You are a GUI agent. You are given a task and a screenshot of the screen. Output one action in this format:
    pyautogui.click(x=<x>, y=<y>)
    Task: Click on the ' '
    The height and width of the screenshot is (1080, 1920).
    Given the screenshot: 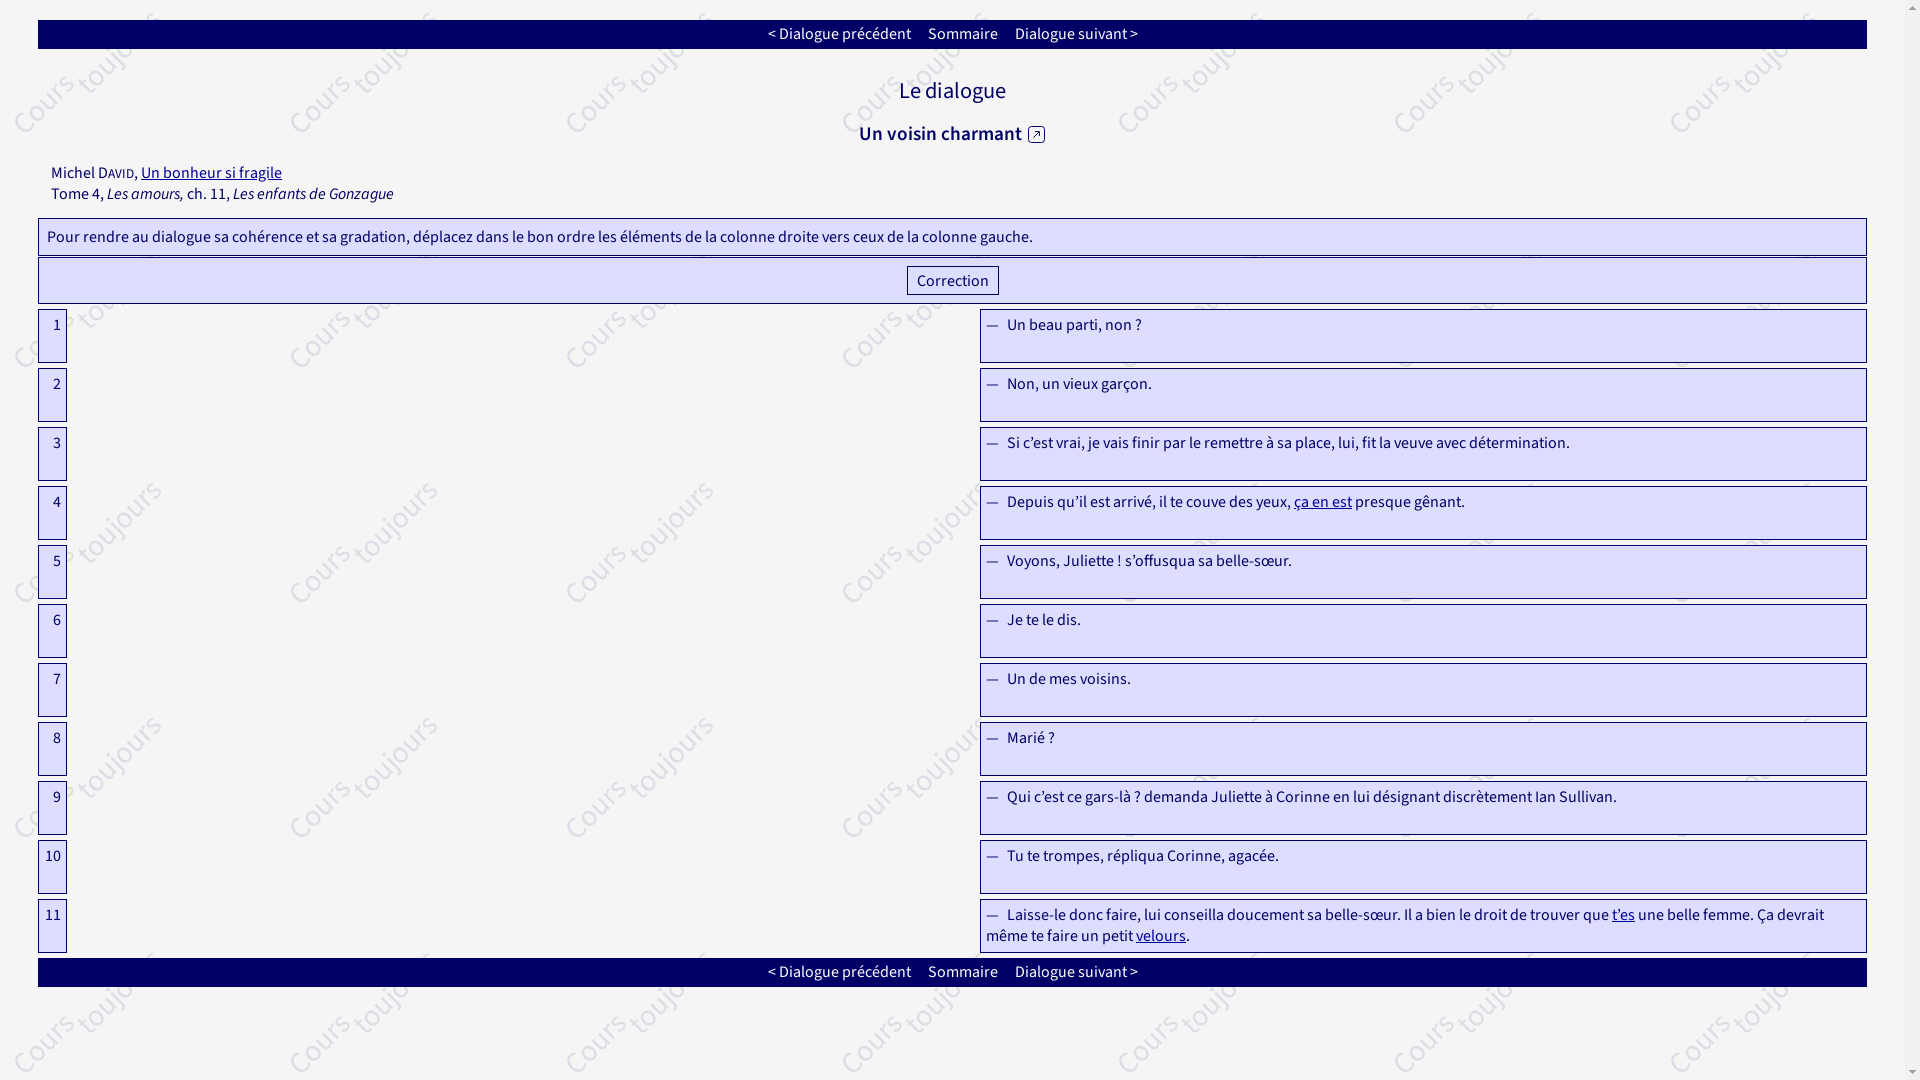 What is the action you would take?
    pyautogui.click(x=1036, y=134)
    